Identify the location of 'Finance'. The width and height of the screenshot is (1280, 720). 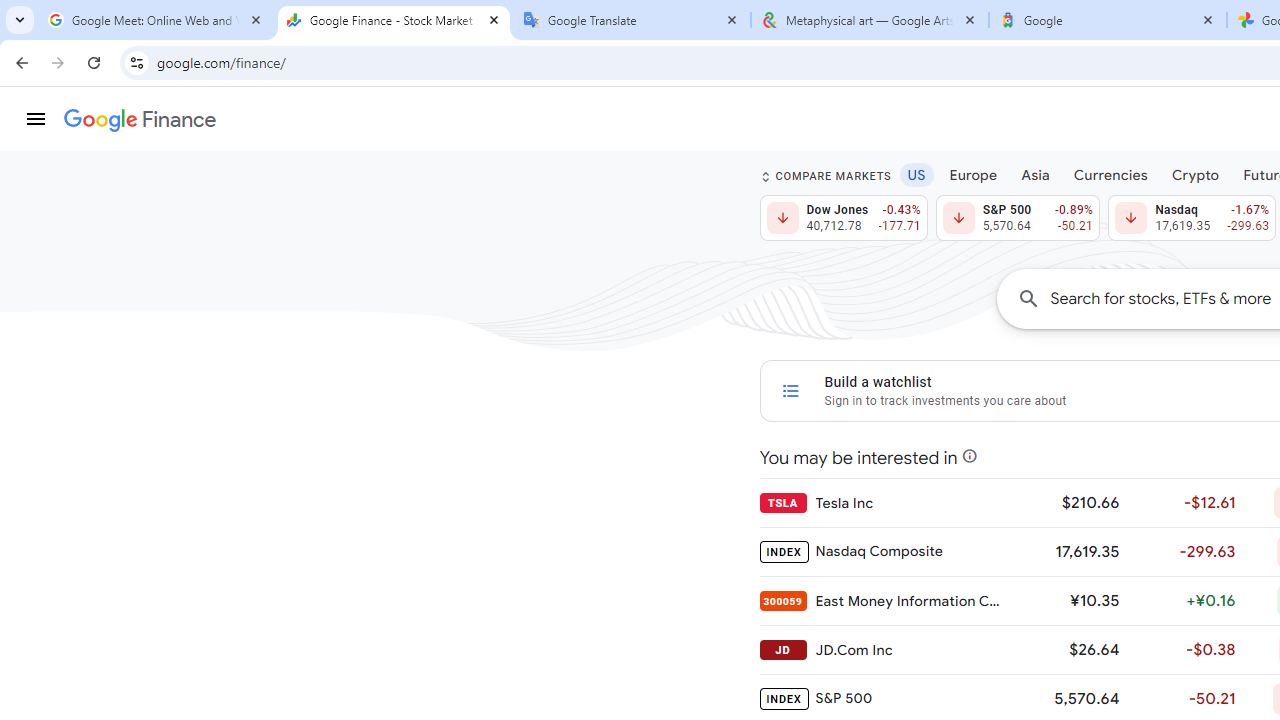
(139, 120).